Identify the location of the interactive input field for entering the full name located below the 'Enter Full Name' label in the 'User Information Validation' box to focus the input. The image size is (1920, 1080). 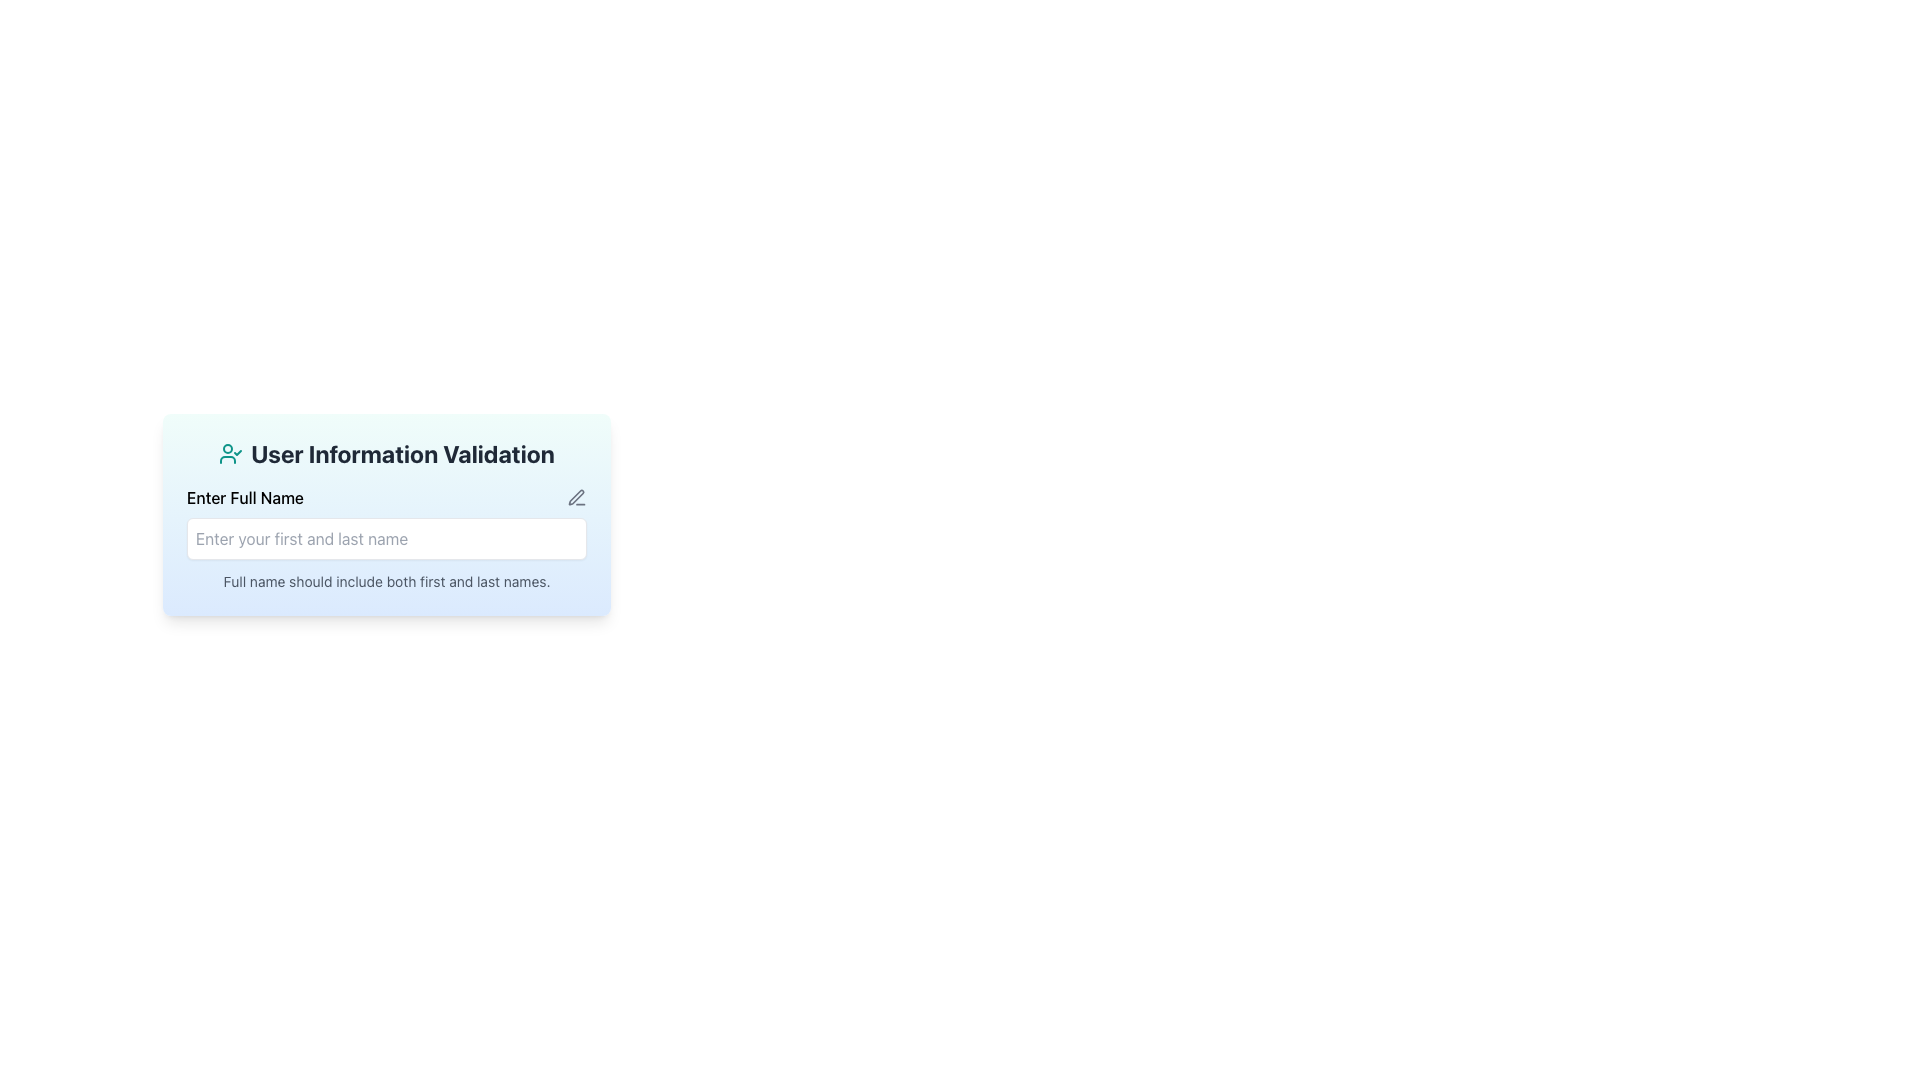
(387, 538).